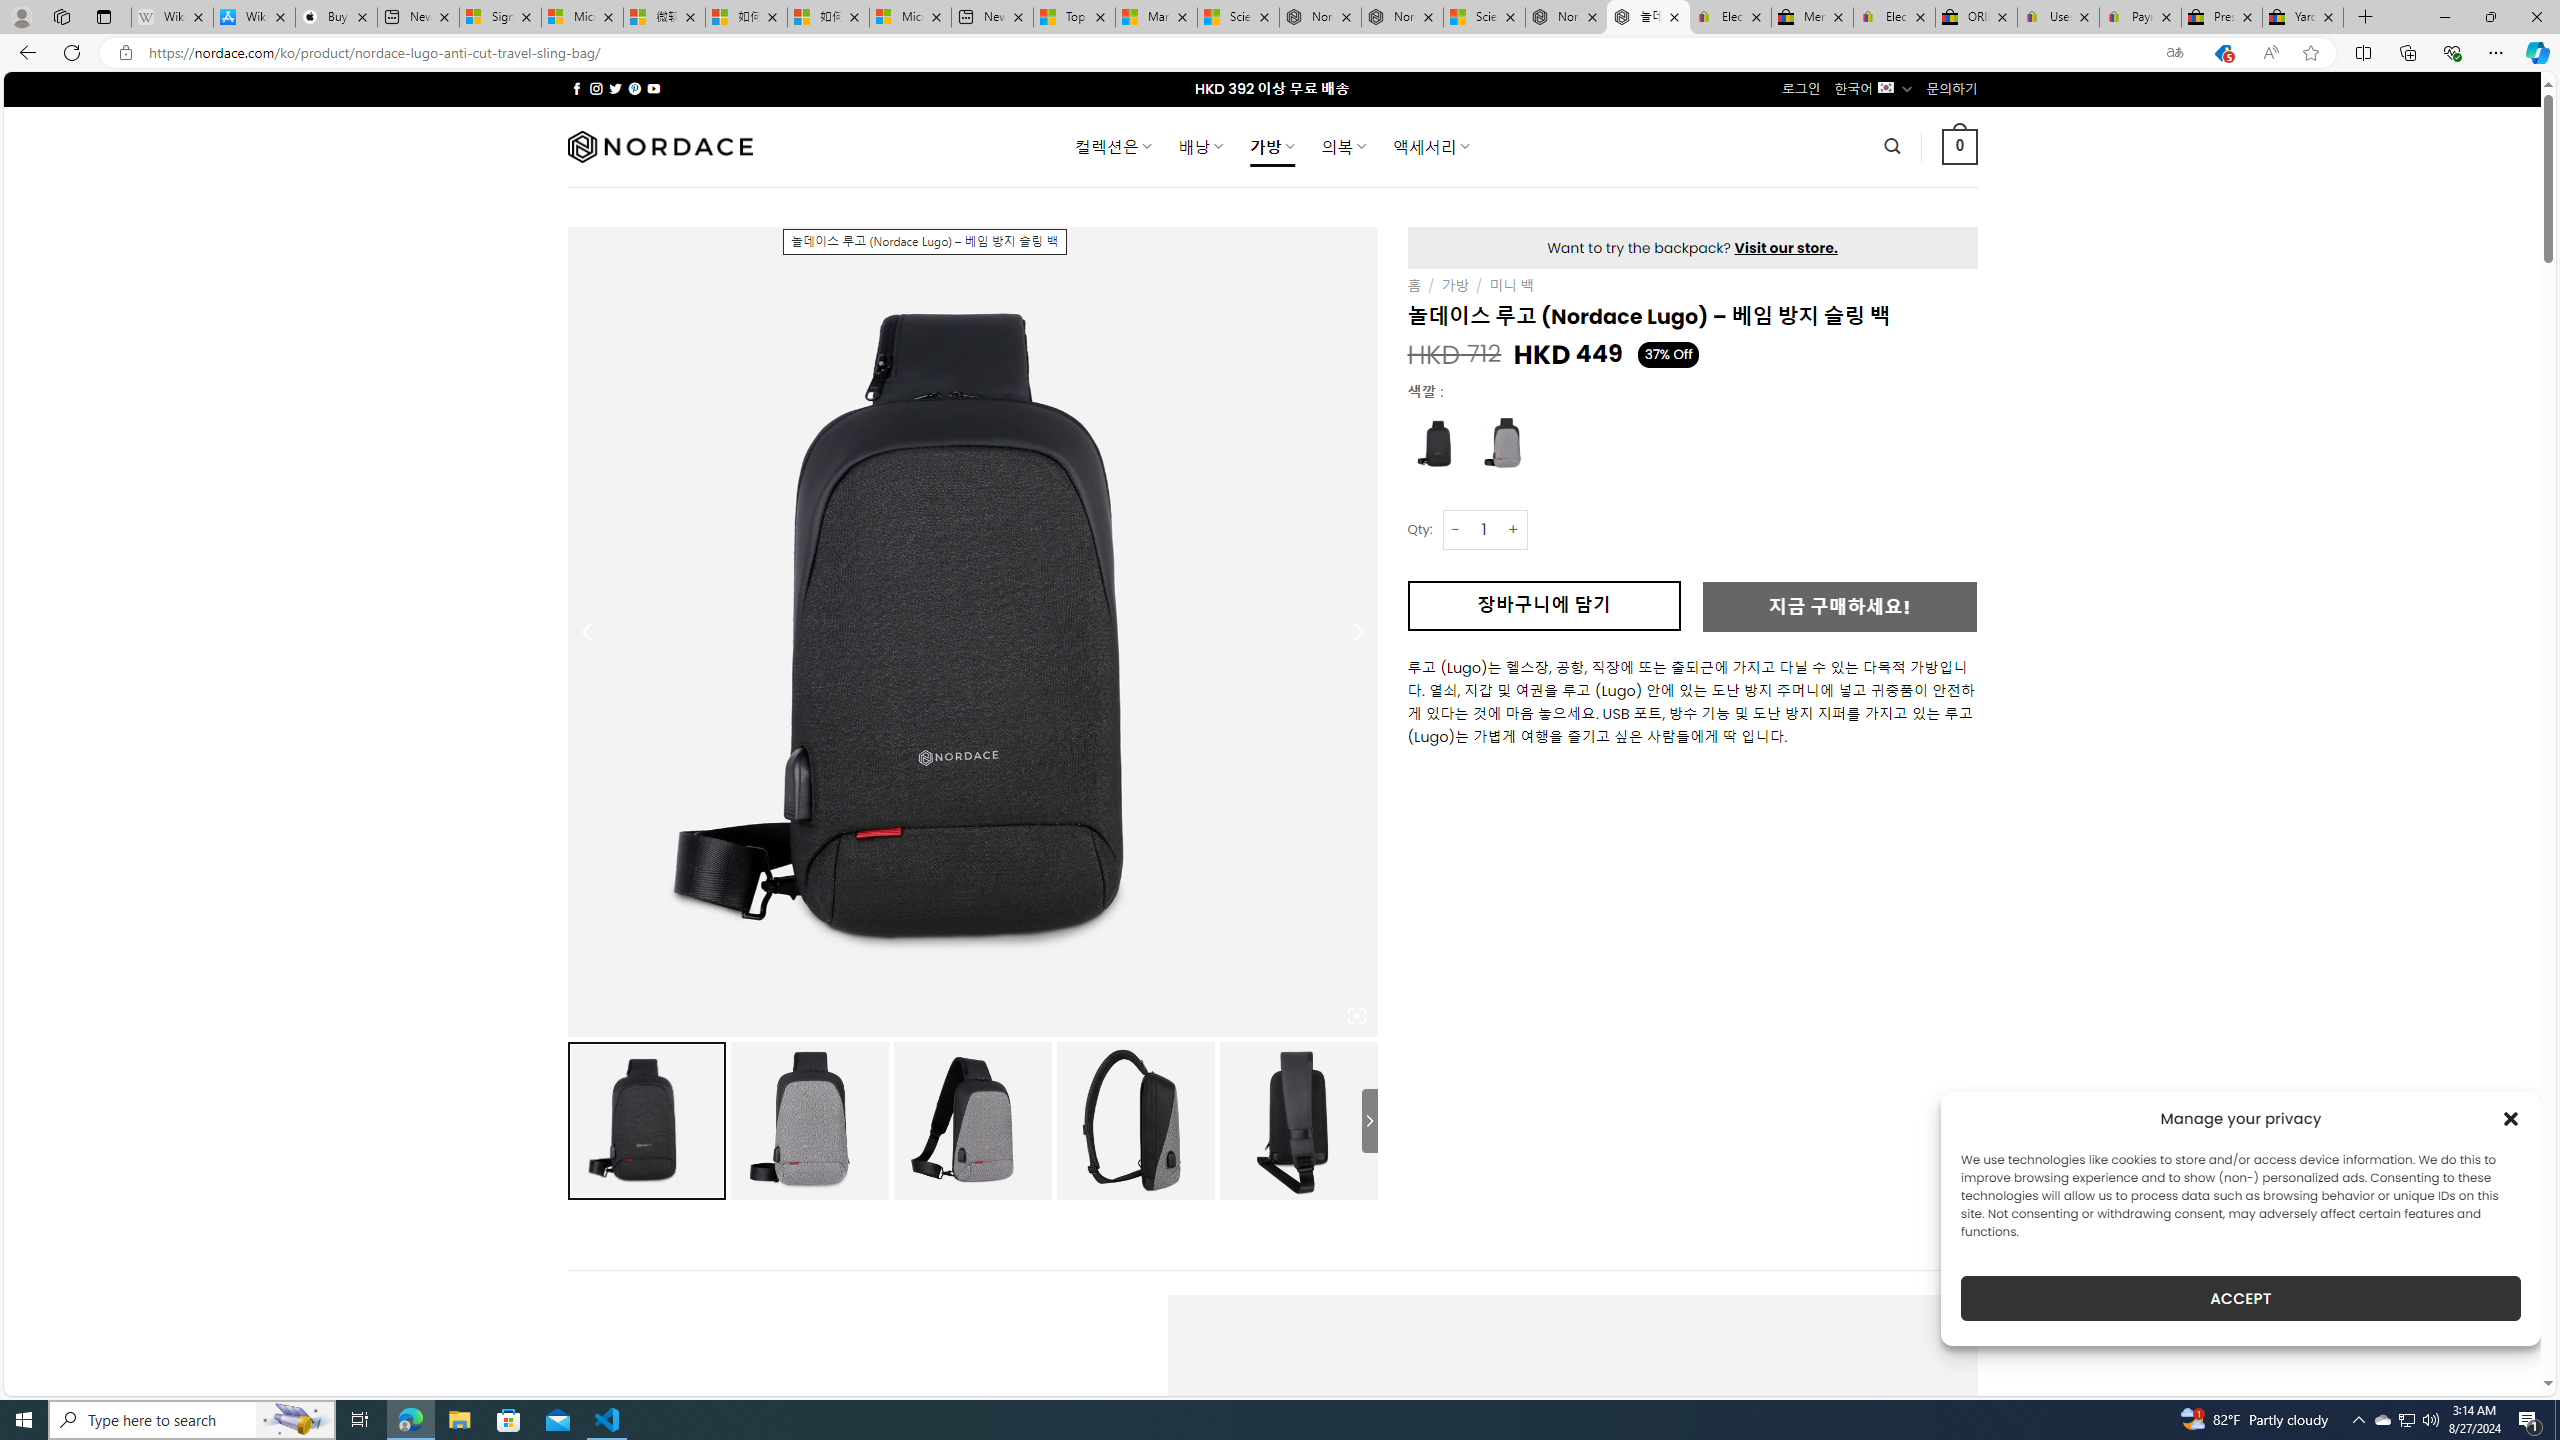 Image resolution: width=2560 pixels, height=1440 pixels. Describe the element at coordinates (2511, 1118) in the screenshot. I see `'Class: cmplz-close'` at that location.